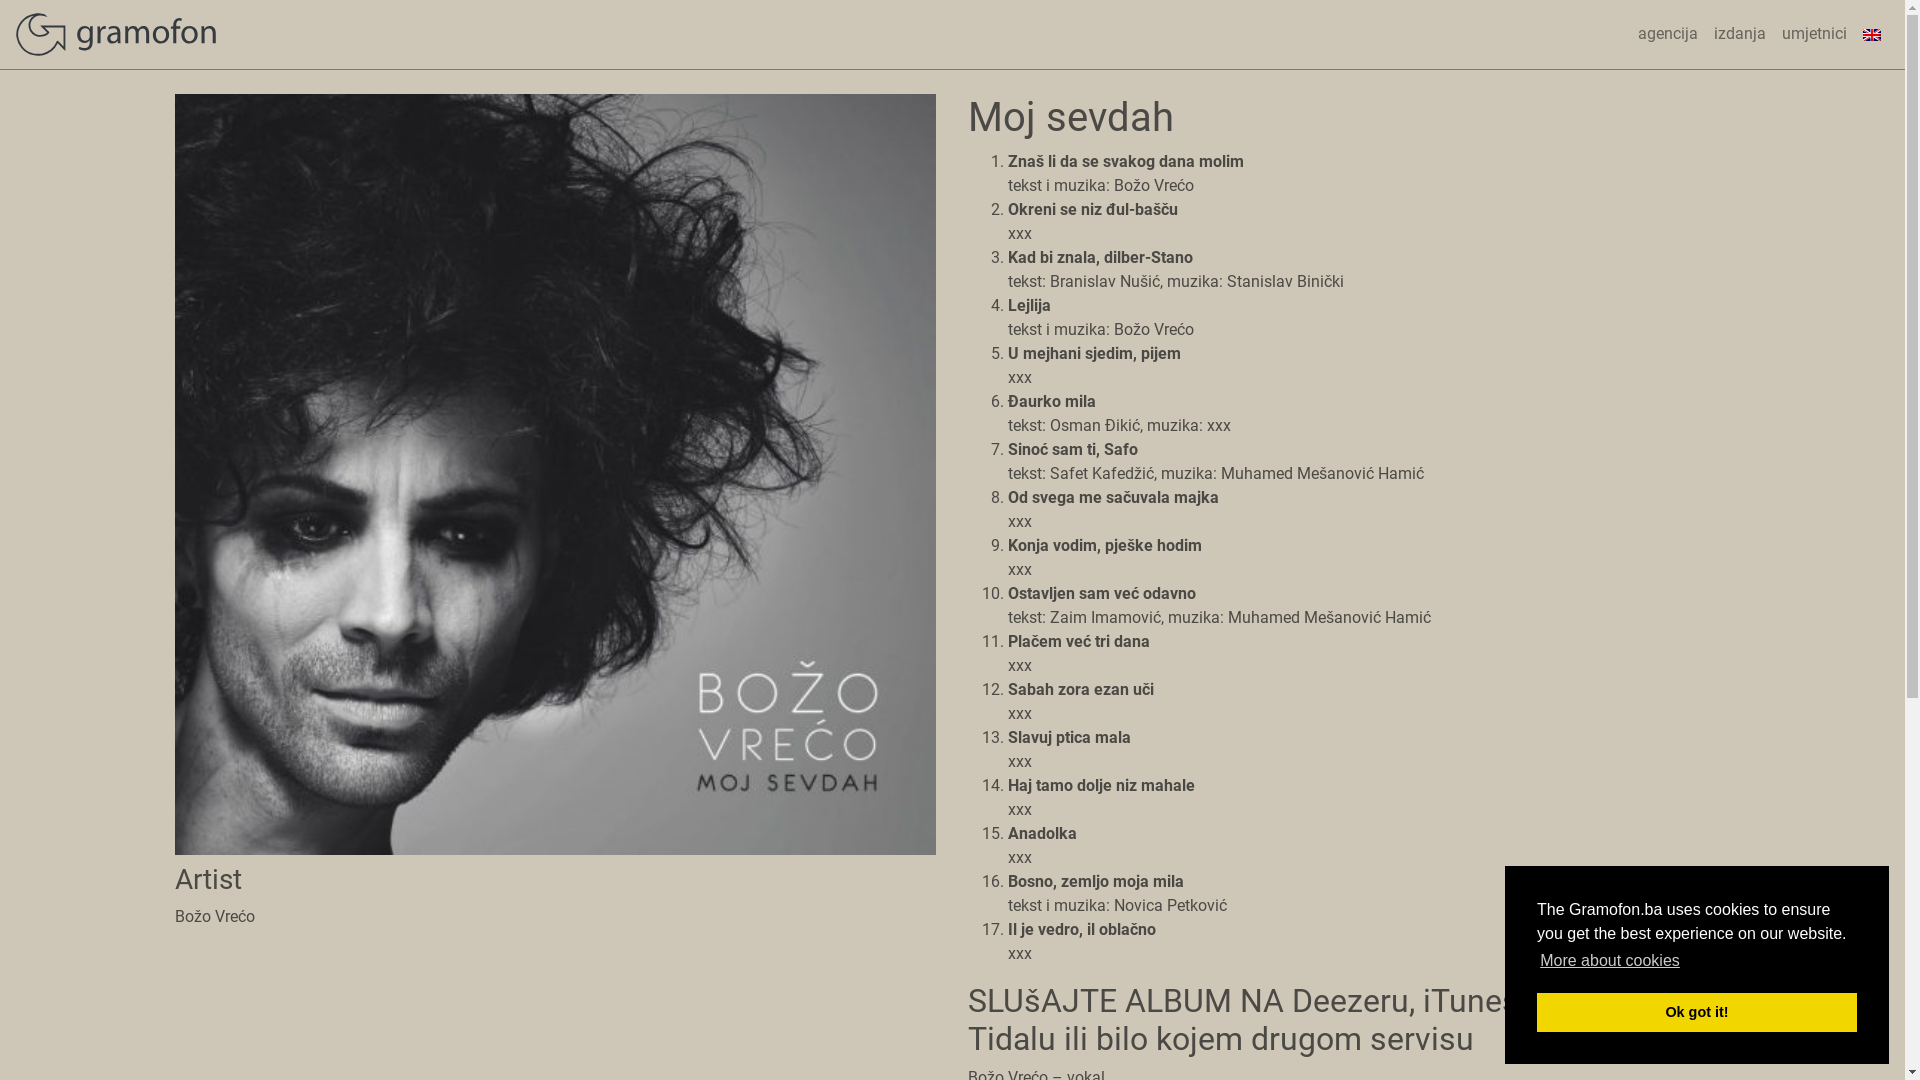 This screenshot has height=1080, width=1920. Describe the element at coordinates (1738, 34) in the screenshot. I see `'izdanja'` at that location.